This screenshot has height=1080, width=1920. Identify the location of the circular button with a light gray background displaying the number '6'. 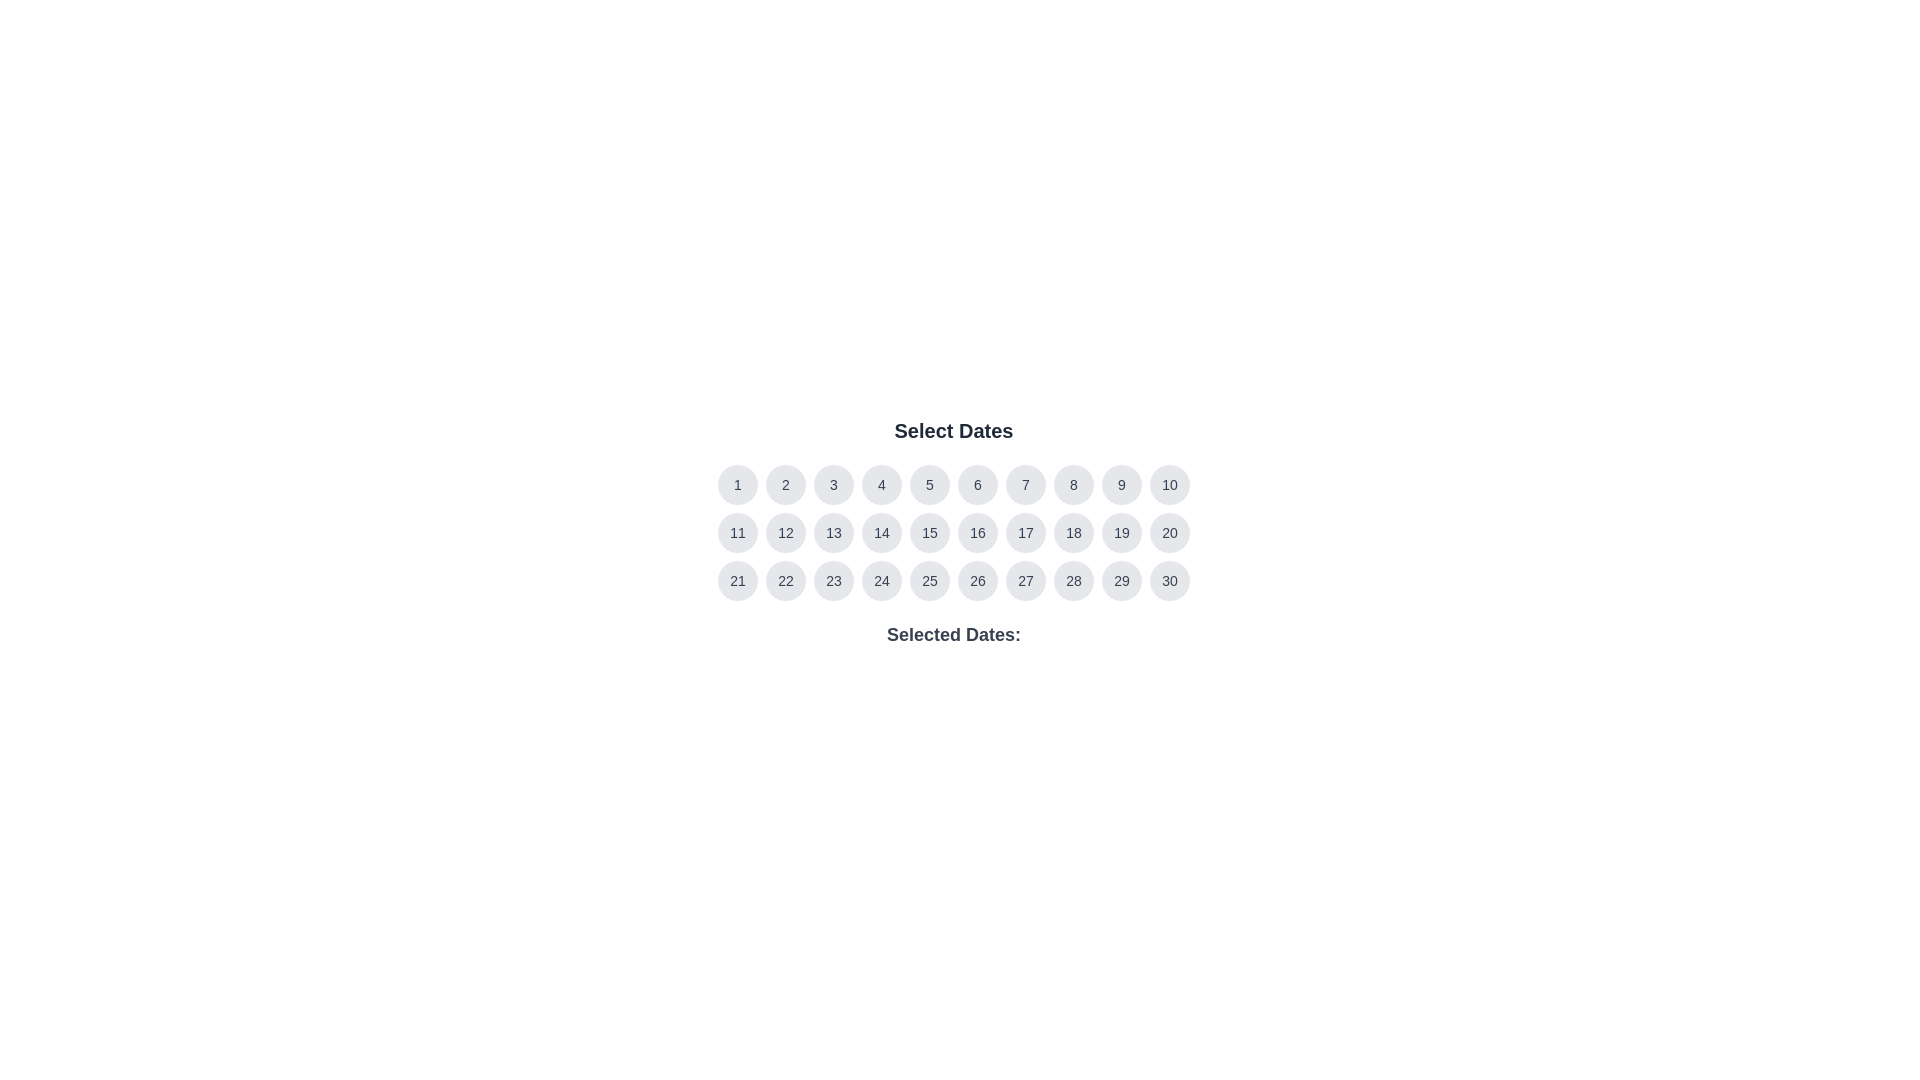
(978, 485).